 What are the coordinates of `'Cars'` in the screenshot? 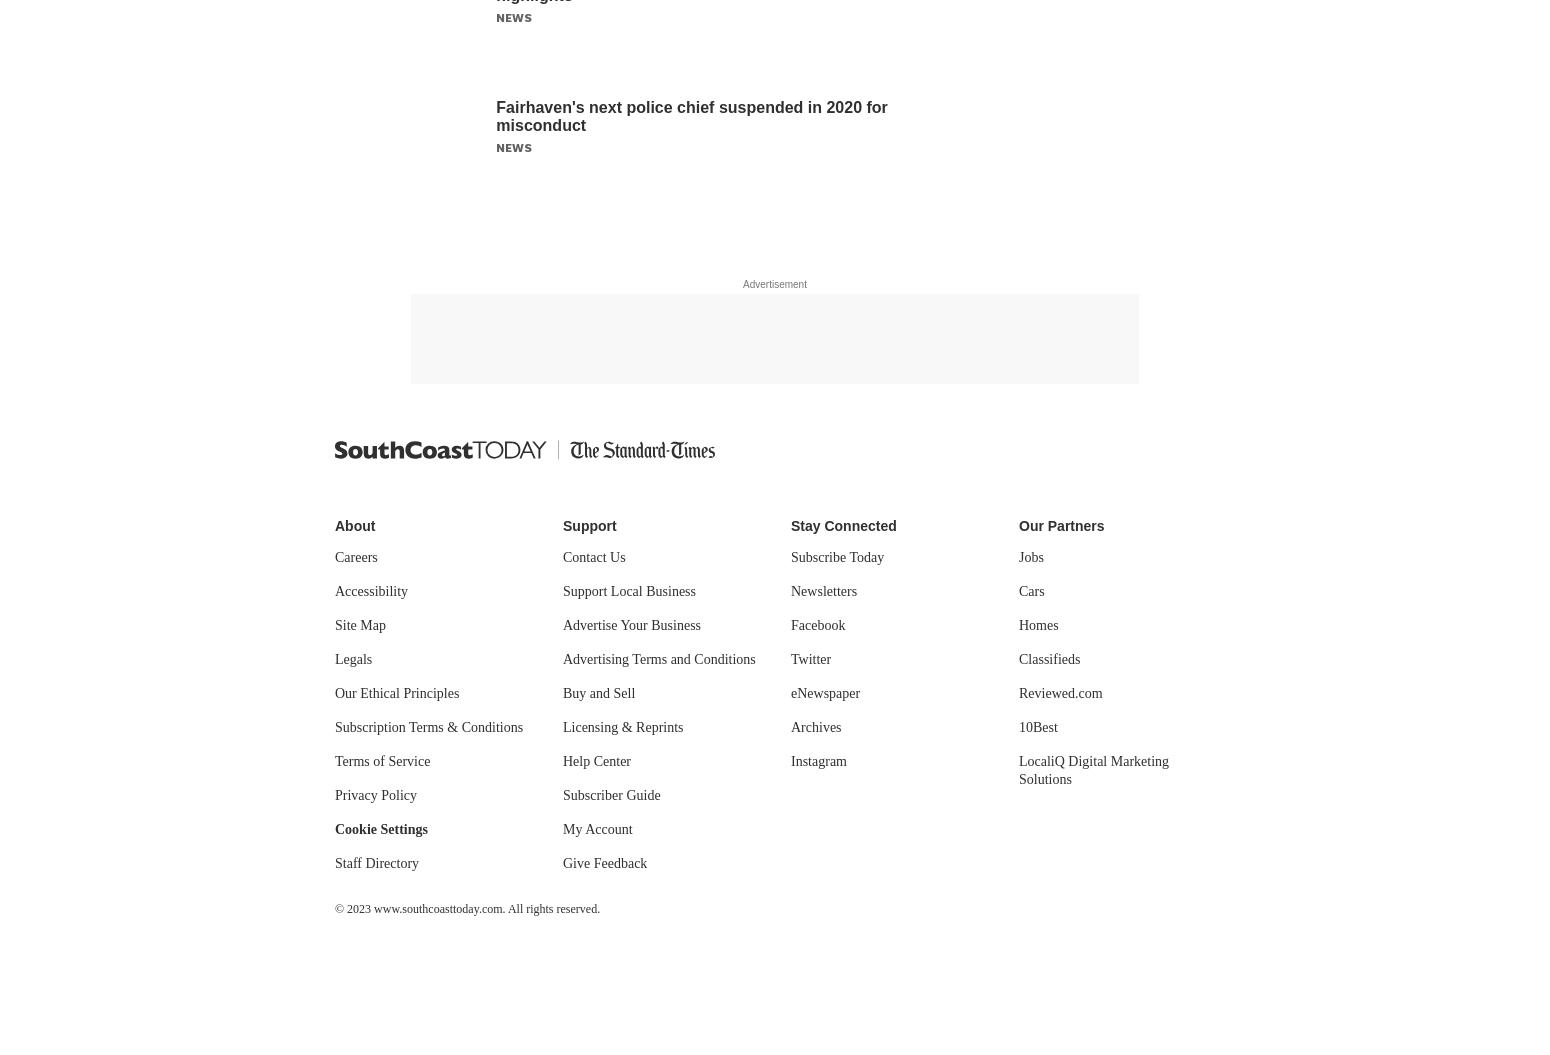 It's located at (1031, 591).